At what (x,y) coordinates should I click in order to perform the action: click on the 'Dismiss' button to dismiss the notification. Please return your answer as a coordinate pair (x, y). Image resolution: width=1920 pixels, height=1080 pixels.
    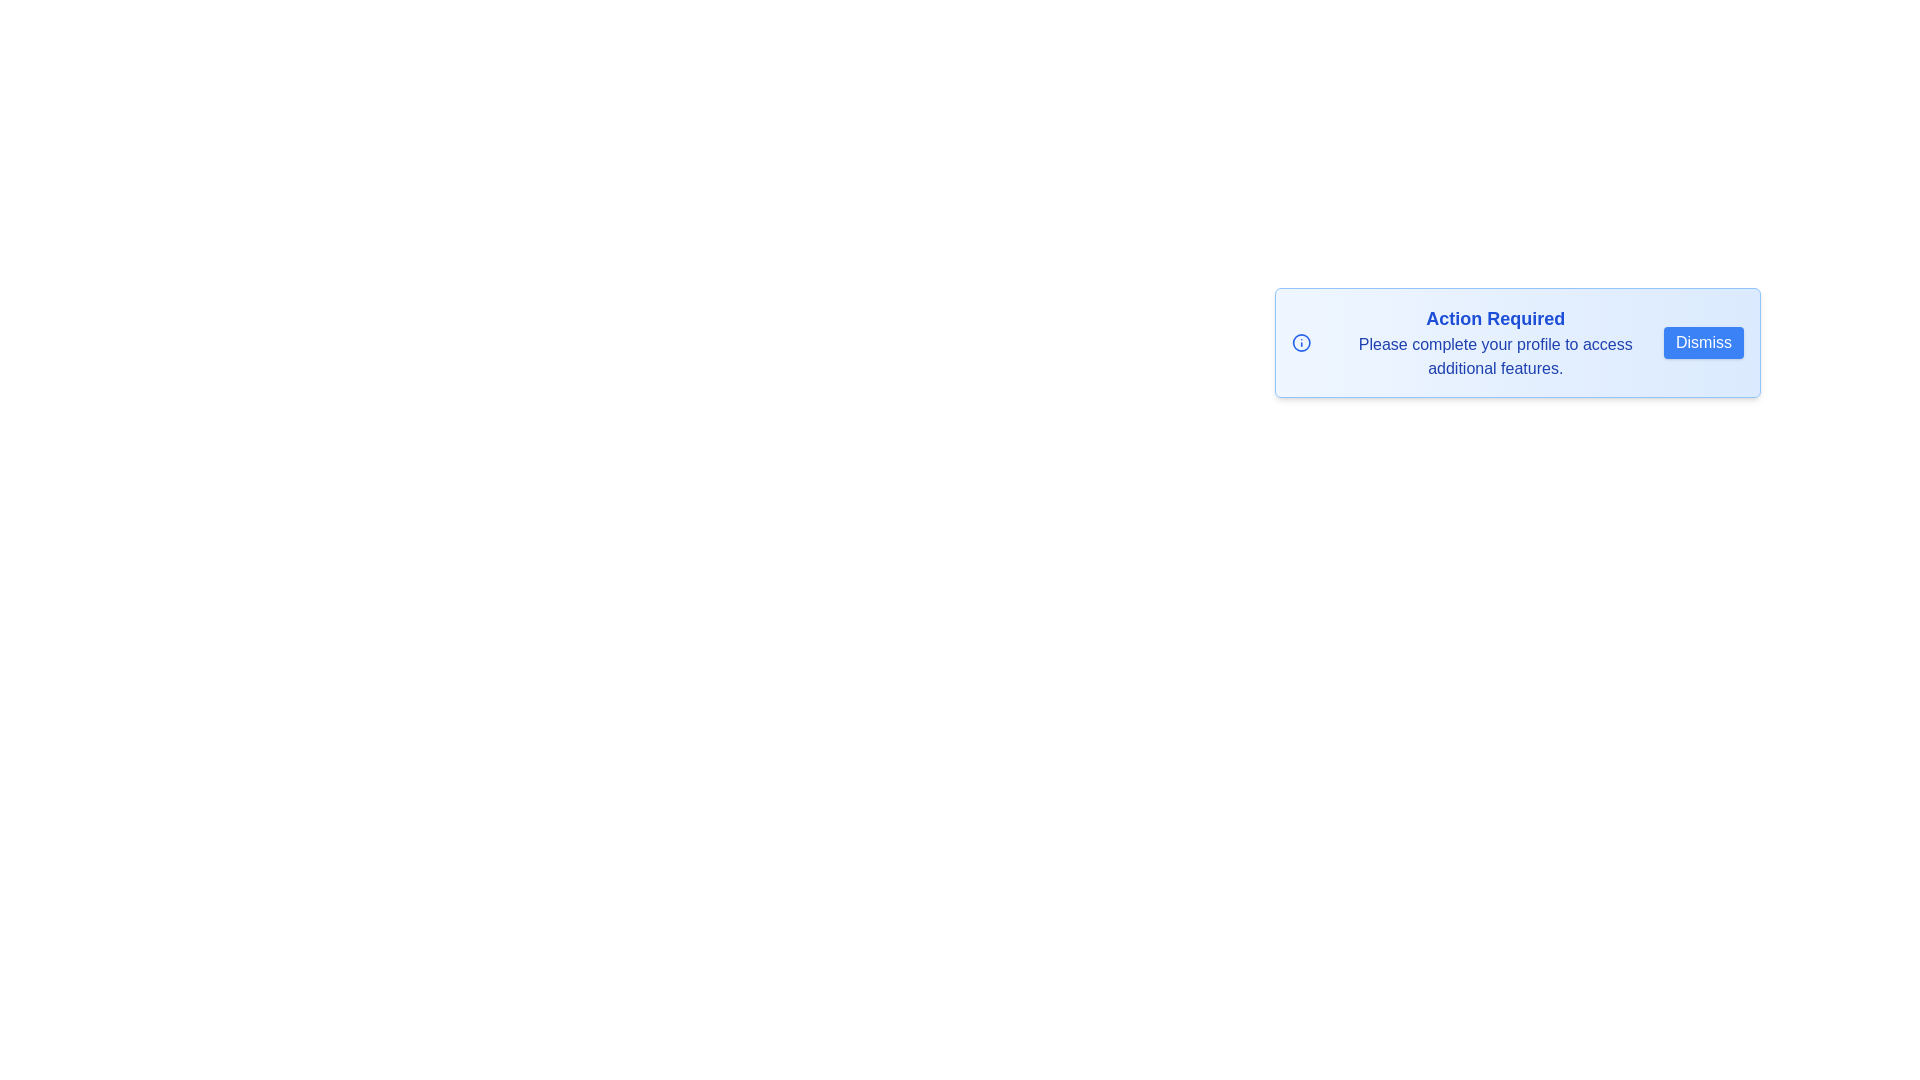
    Looking at the image, I should click on (1703, 342).